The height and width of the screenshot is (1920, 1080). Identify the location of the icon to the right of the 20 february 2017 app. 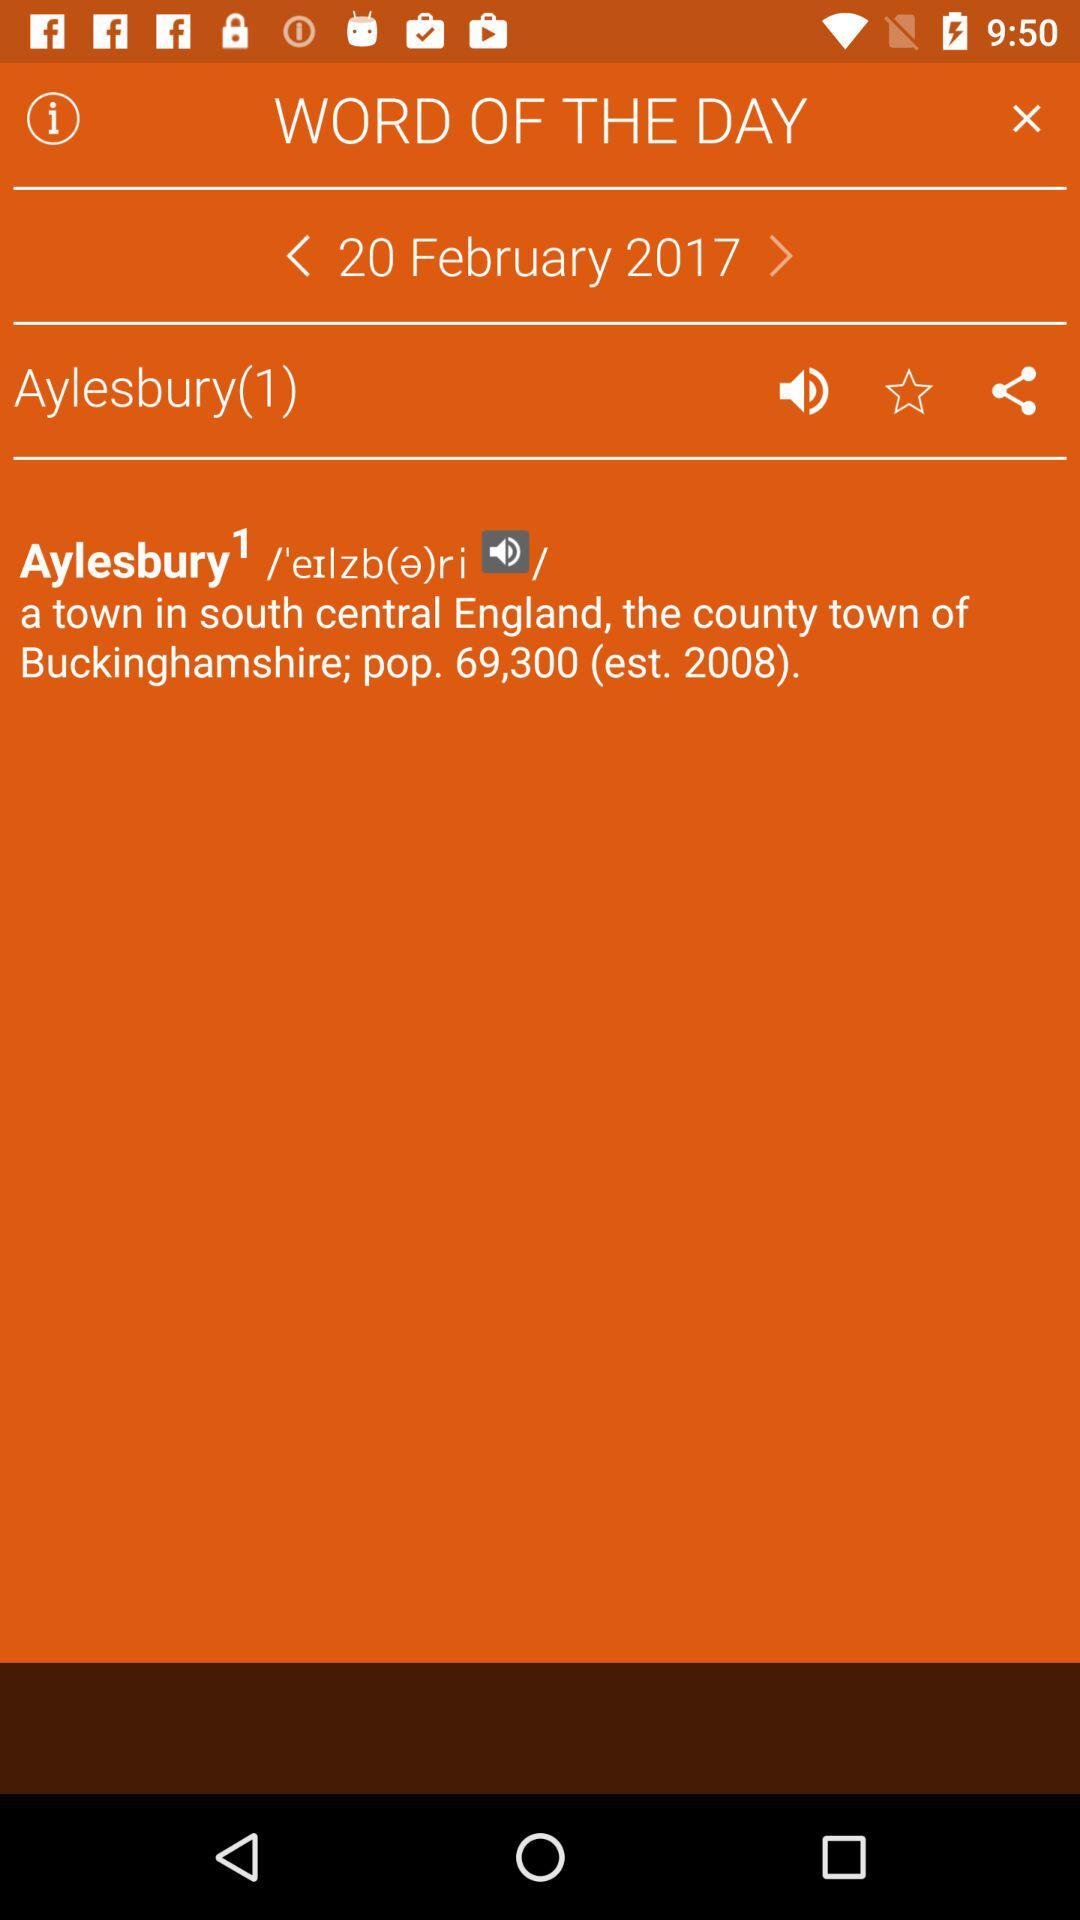
(780, 254).